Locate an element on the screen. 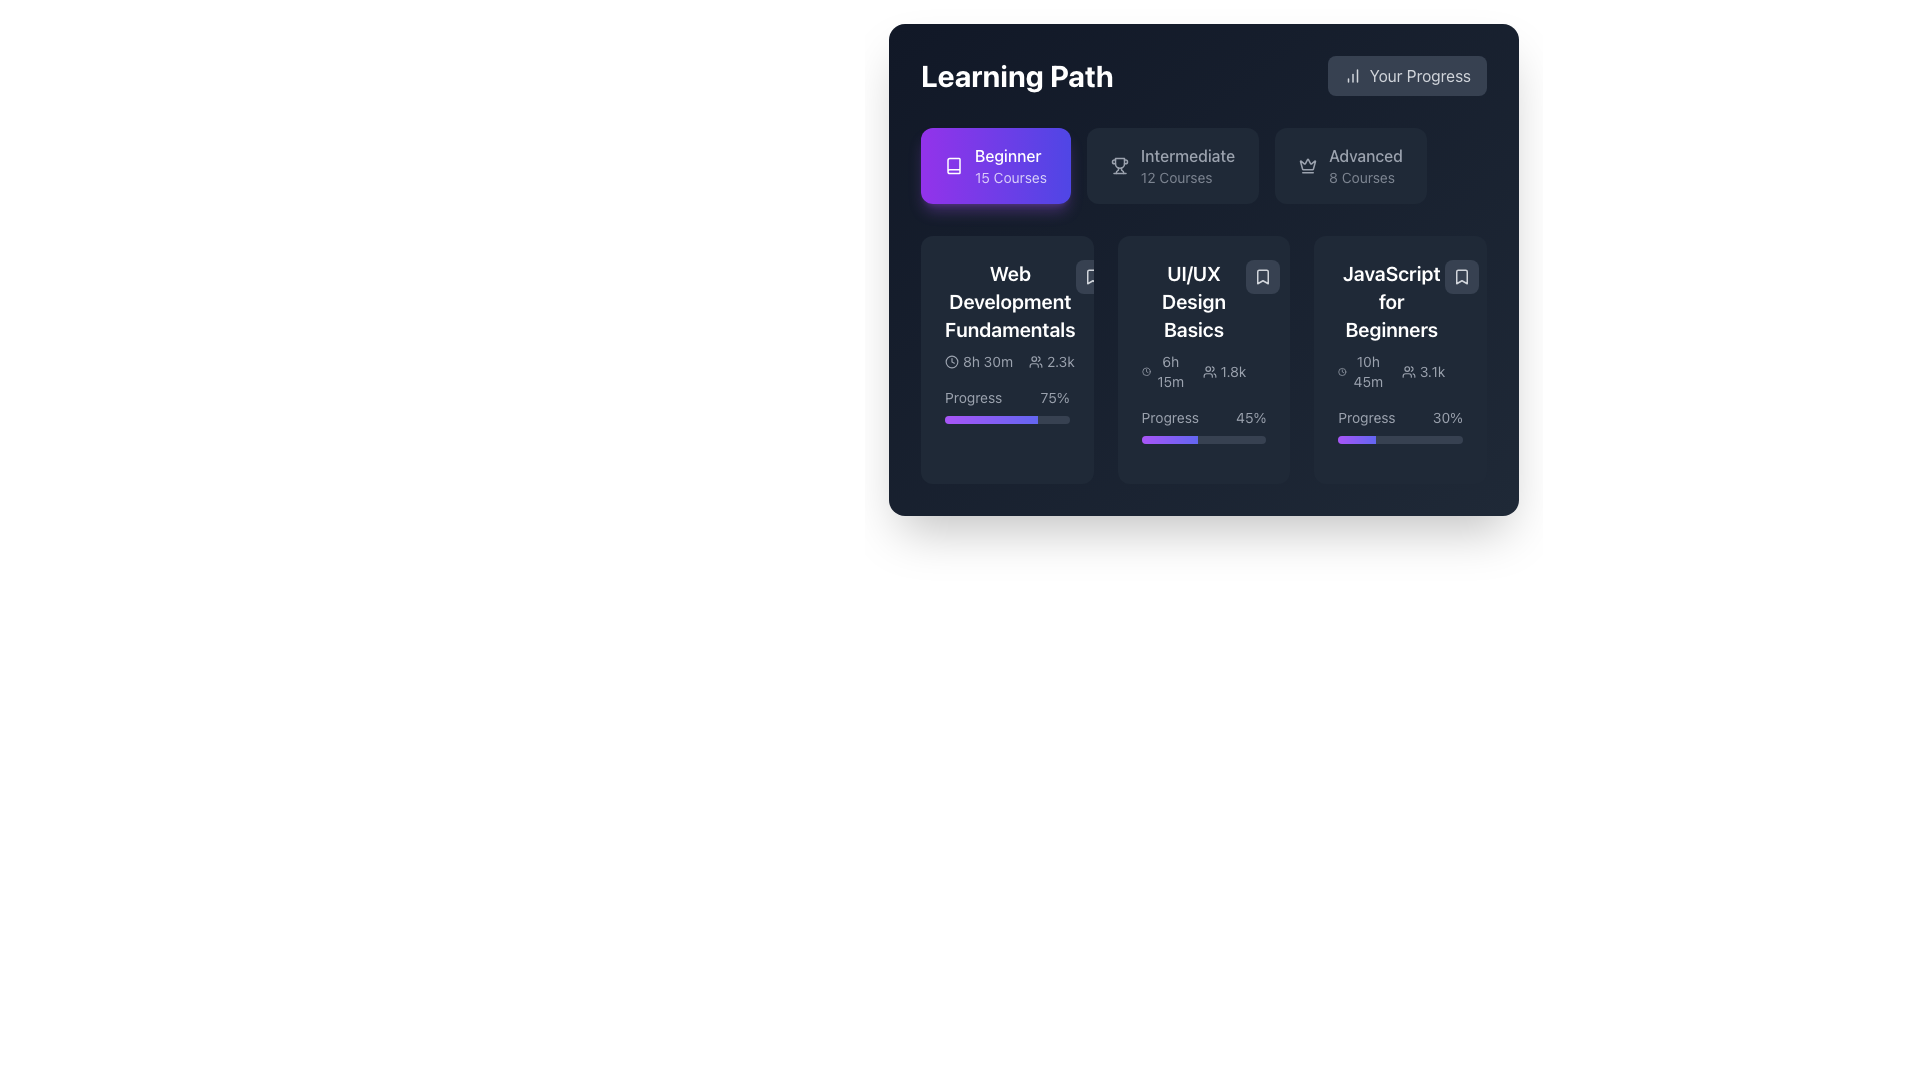 The image size is (1920, 1080). the progress is located at coordinates (969, 419).